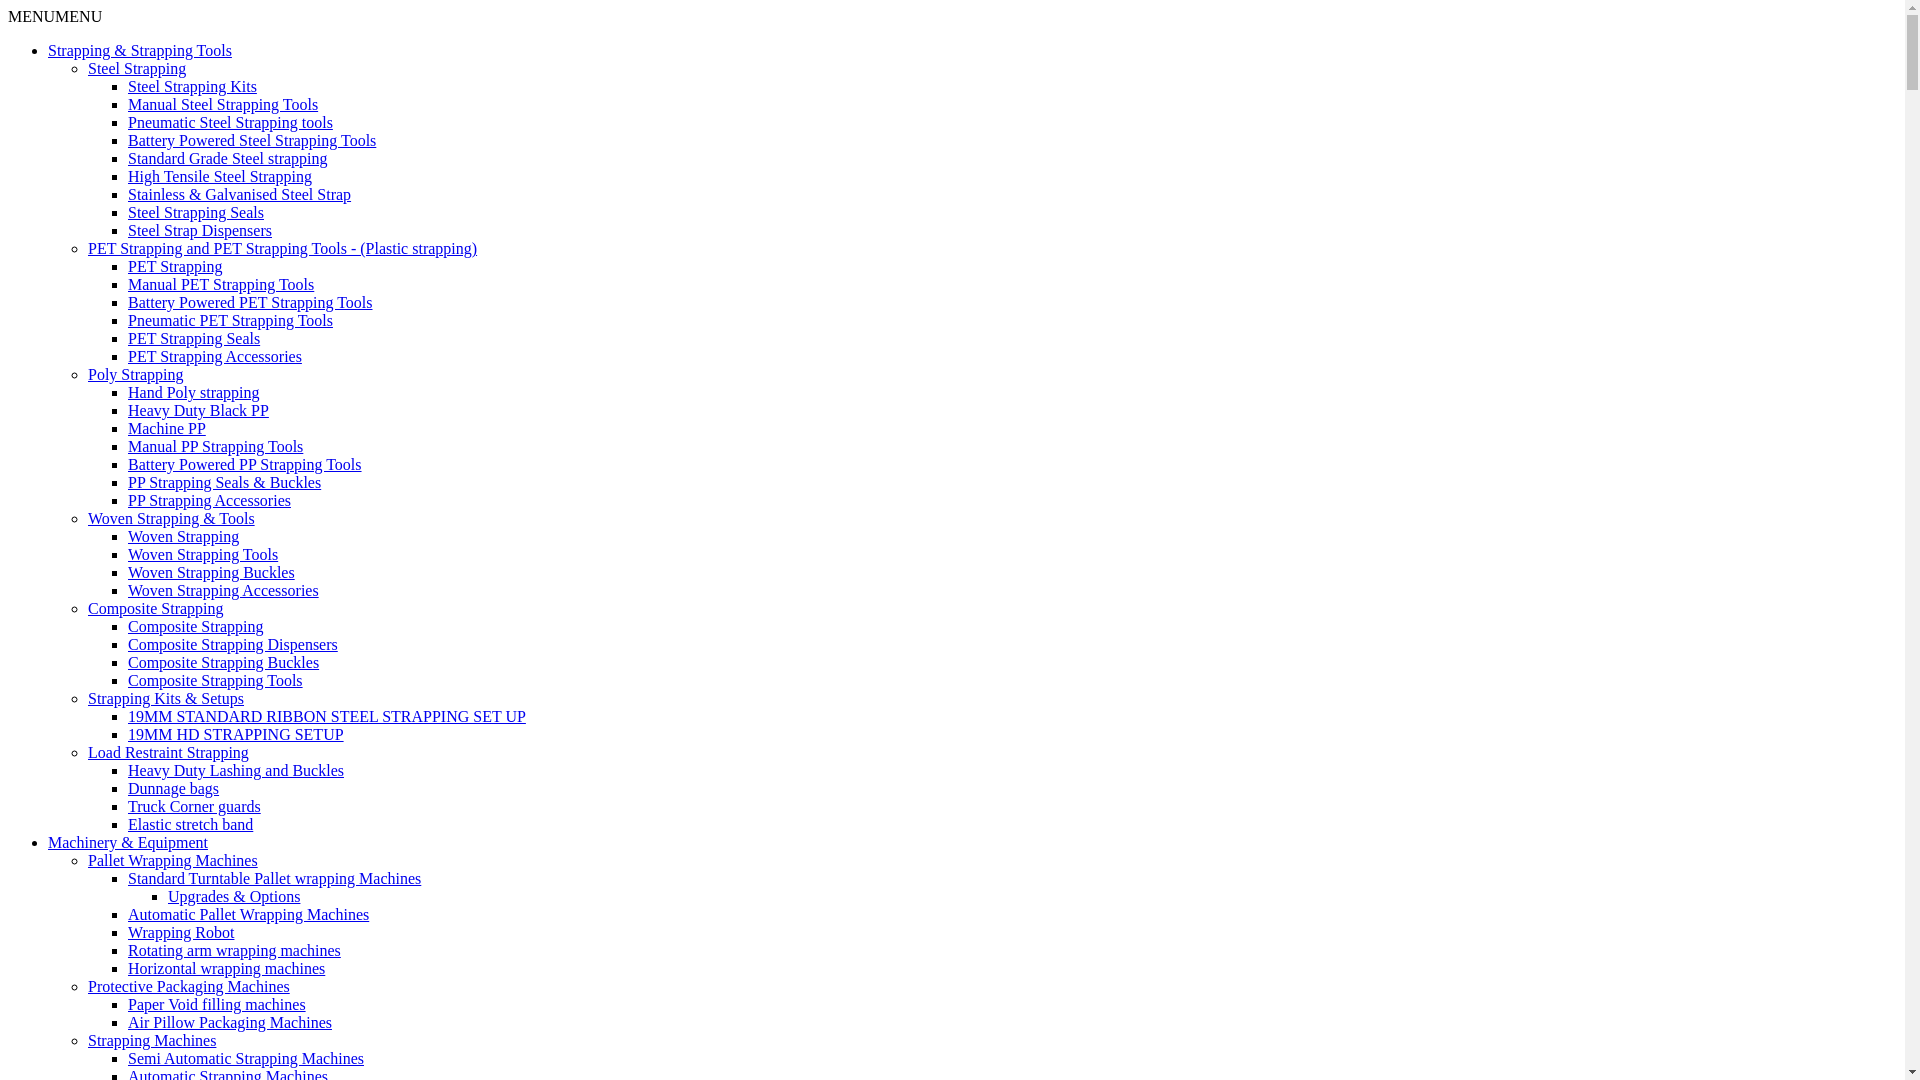 The image size is (1920, 1080). I want to click on 'Heavy Duty Black PP', so click(198, 409).